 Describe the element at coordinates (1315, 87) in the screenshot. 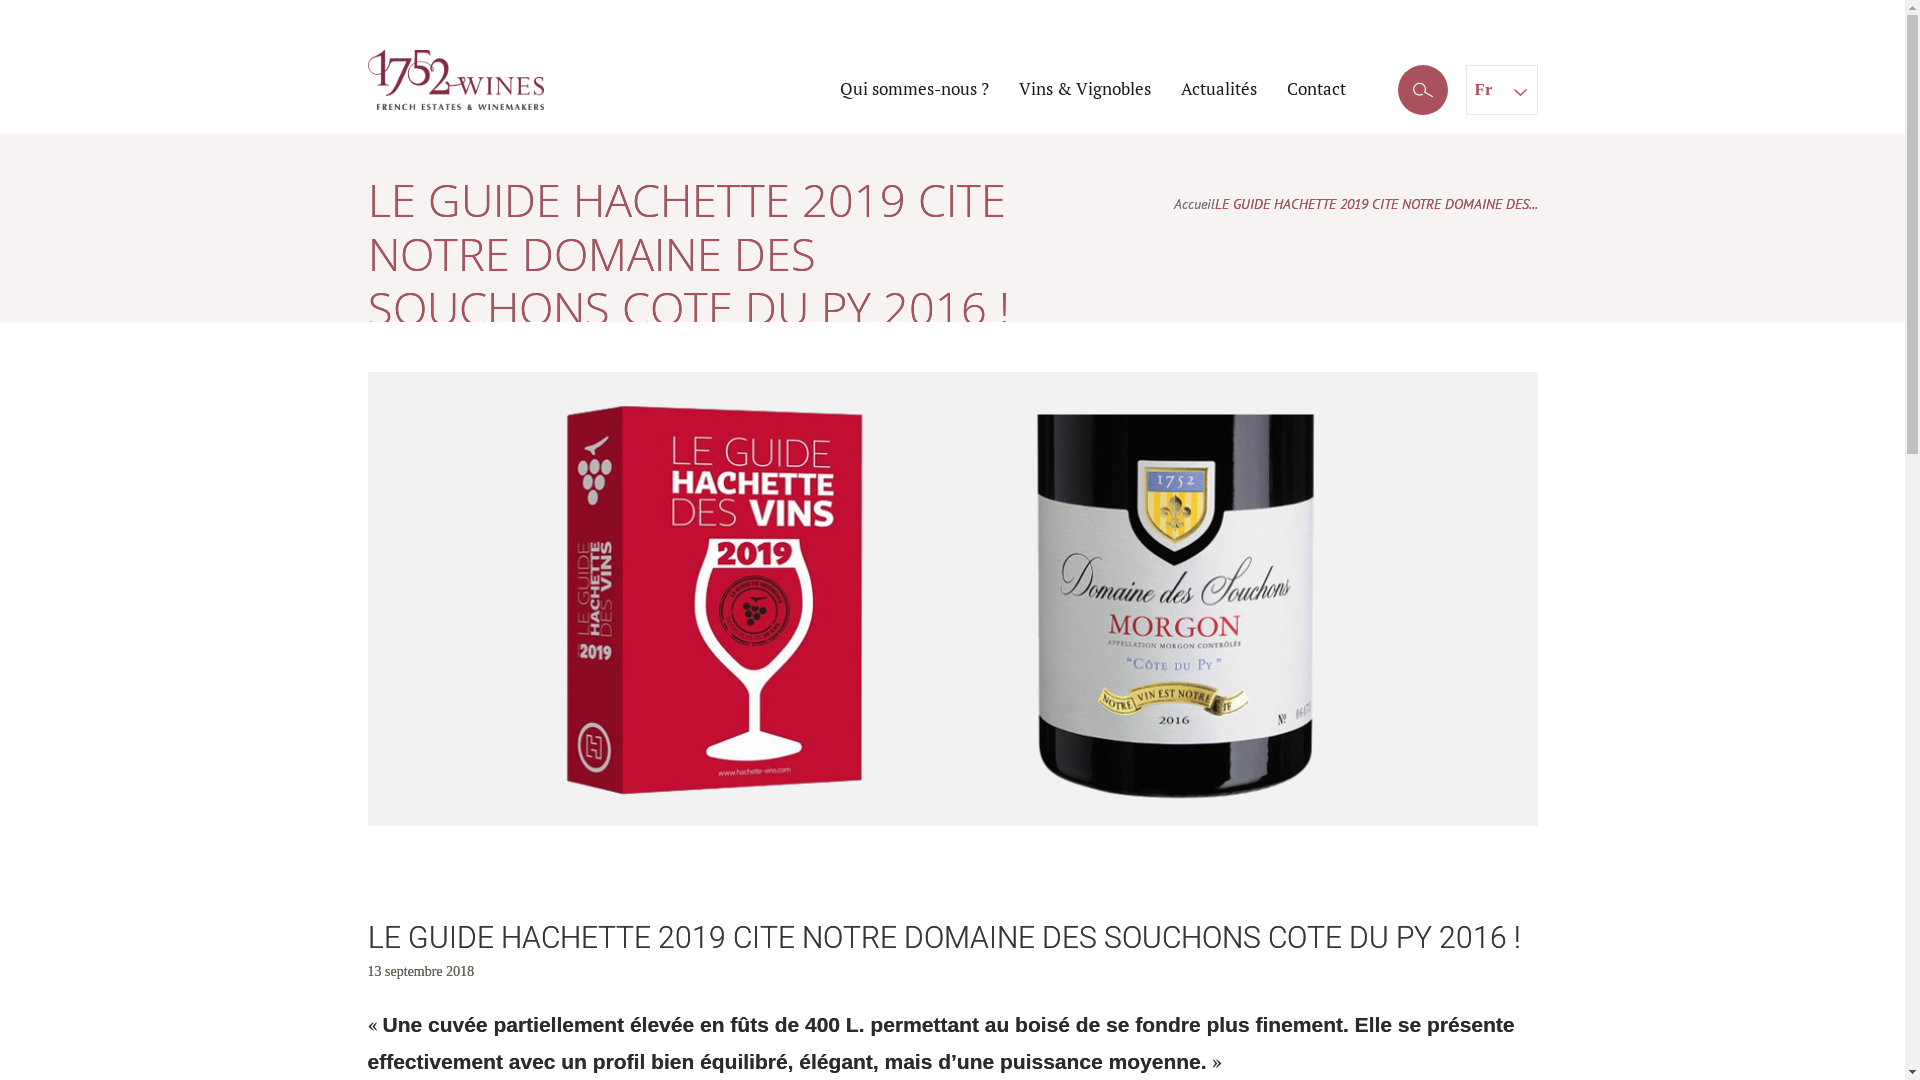

I see `'Contact'` at that location.